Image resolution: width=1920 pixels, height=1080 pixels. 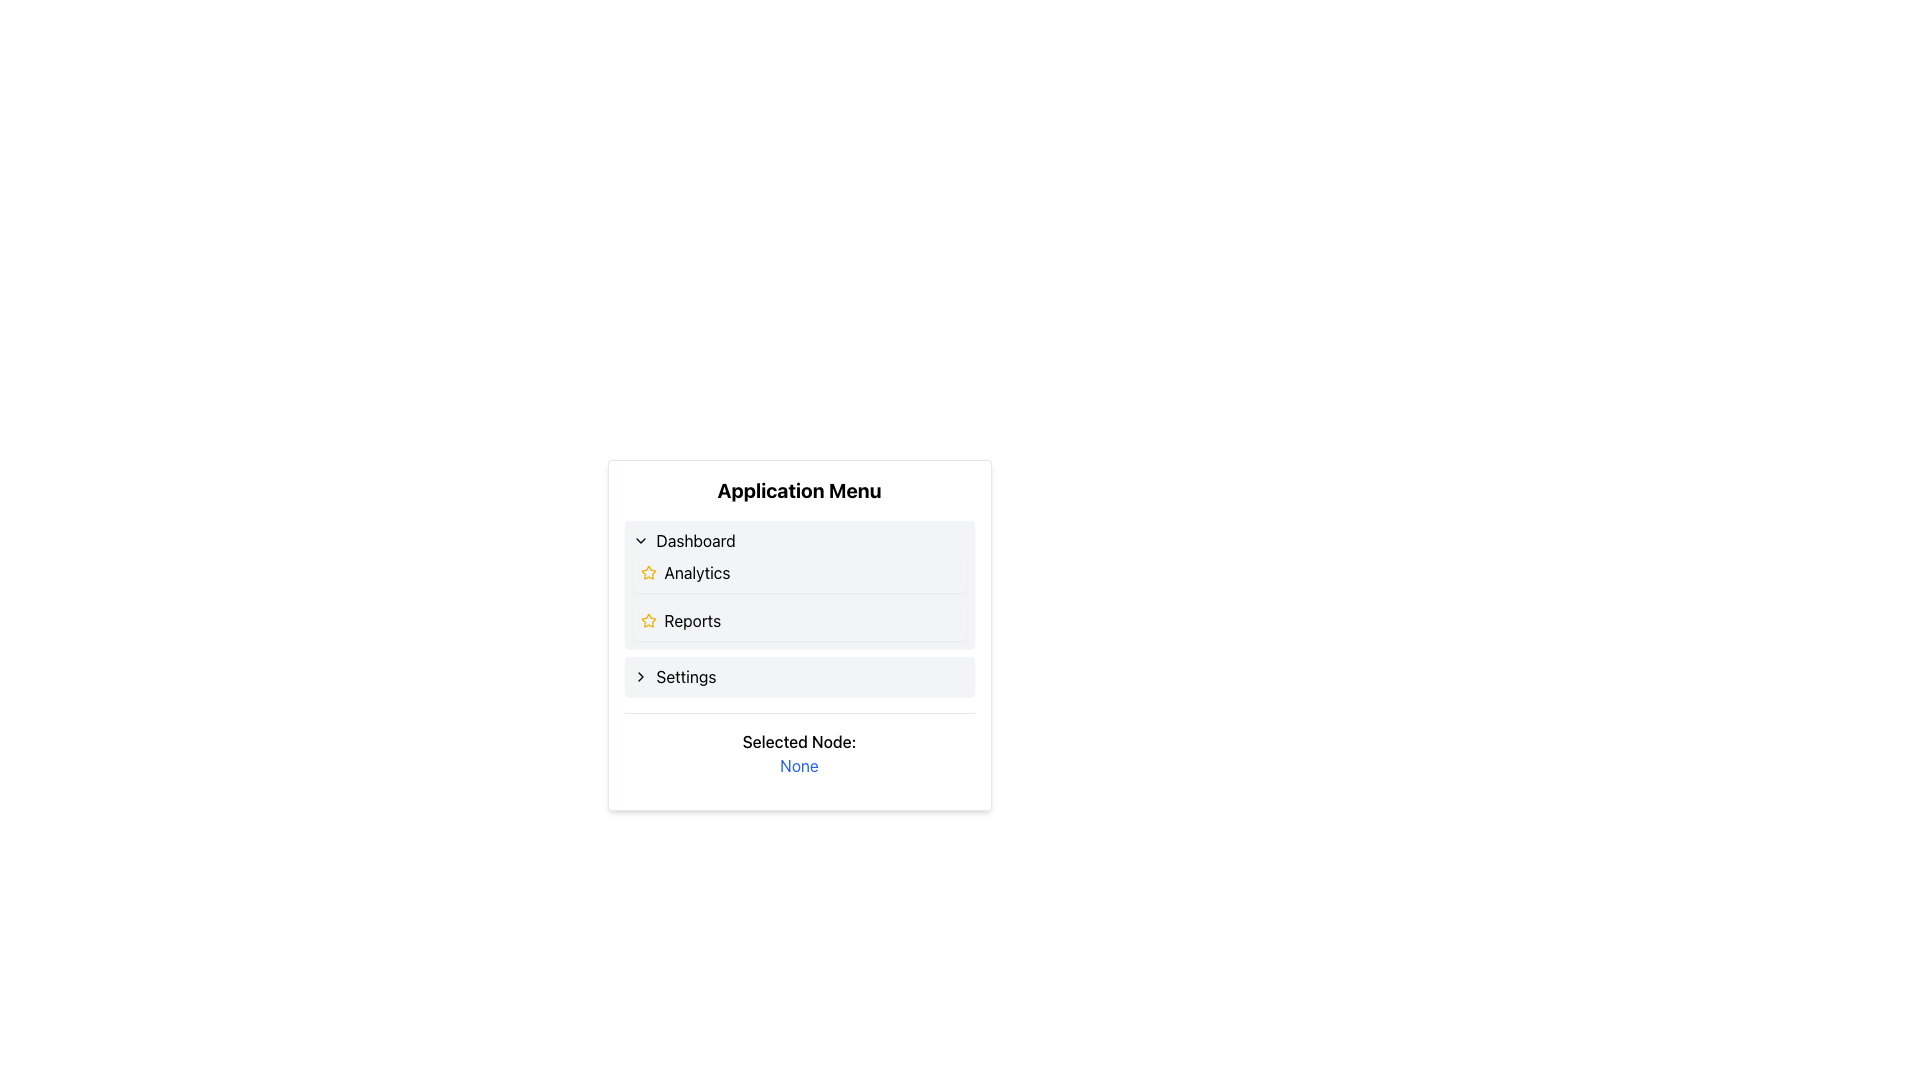 I want to click on the 'Settings' menu item, which is a collapsible UI component with a light gray background and rounded corners, located at the bottom of the vertical menu, so click(x=798, y=676).